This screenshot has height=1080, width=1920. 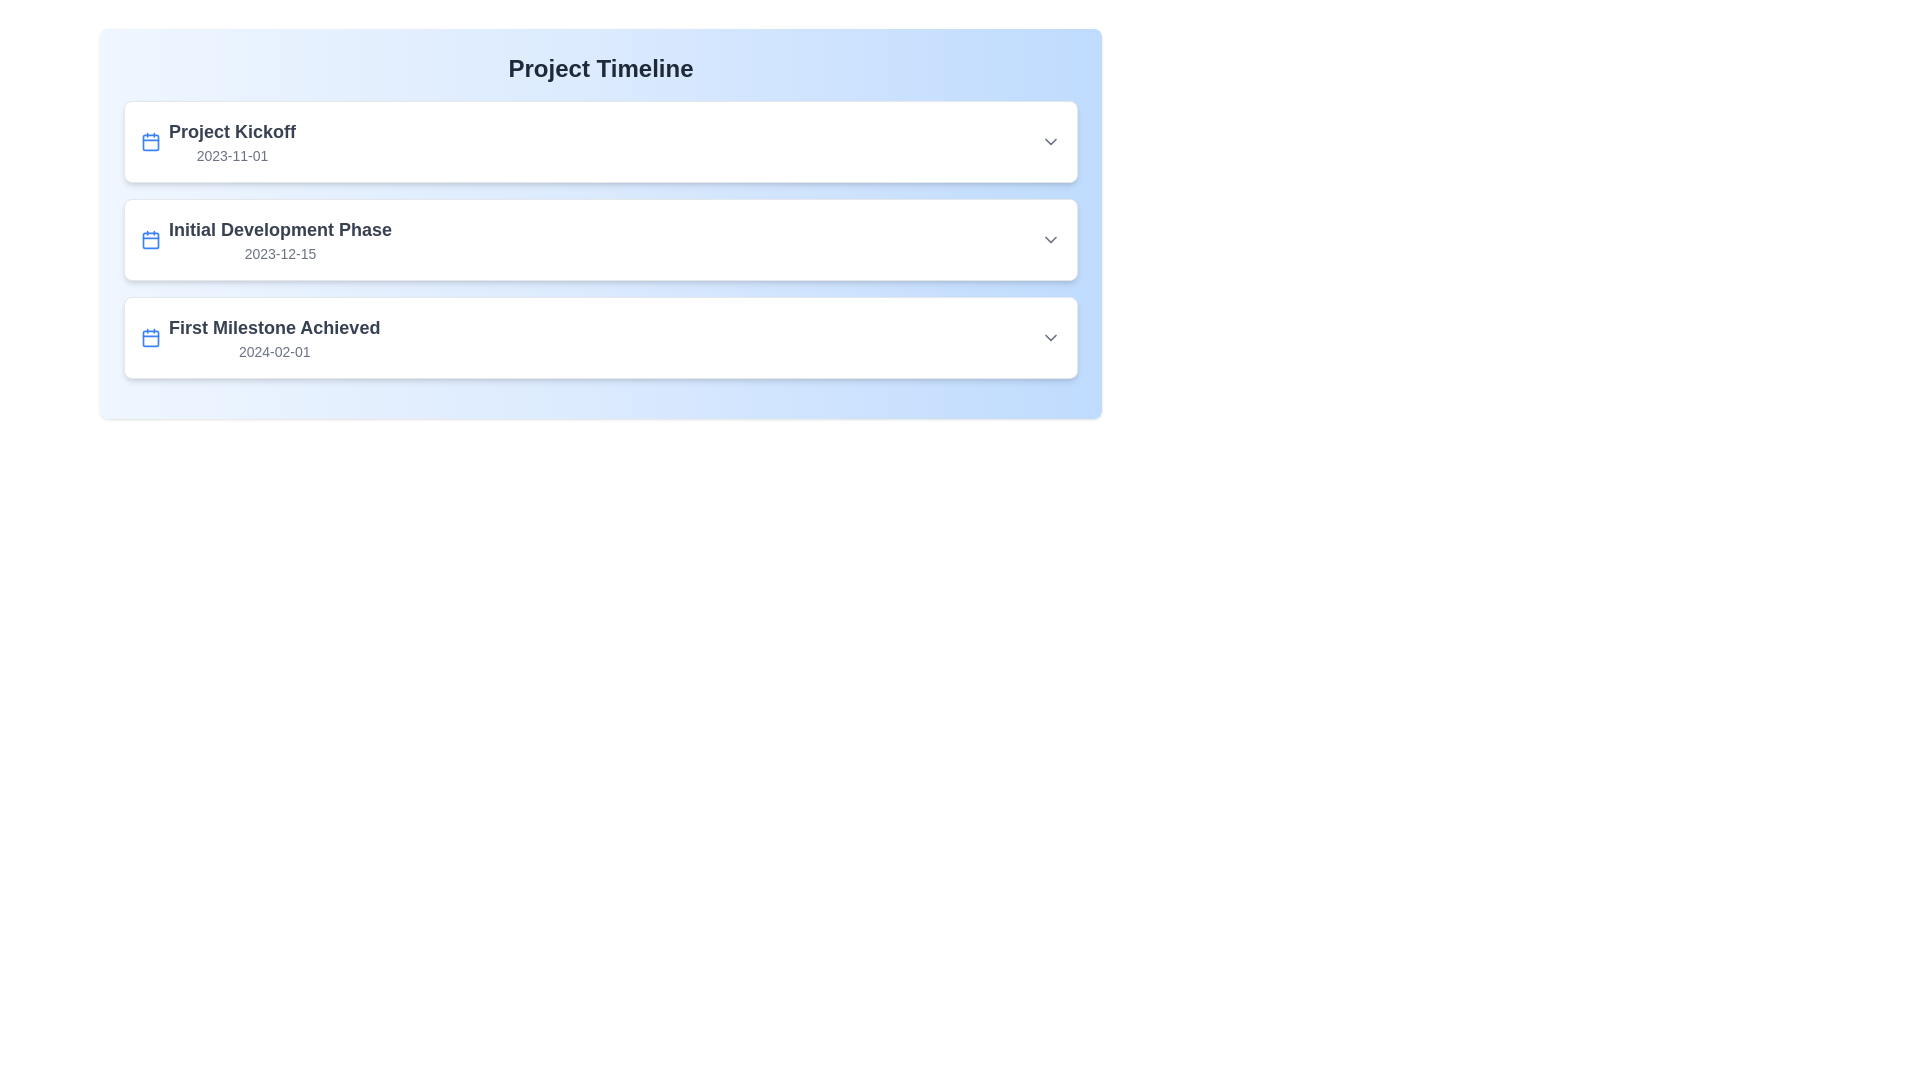 What do you see at coordinates (149, 238) in the screenshot?
I see `calendar-related event icon located in the 'Project Timeline' section, which is the second icon in a vertical list, positioned to the left of the text 'Initial Development Phase' and above the date '2023-12-15'` at bounding box center [149, 238].